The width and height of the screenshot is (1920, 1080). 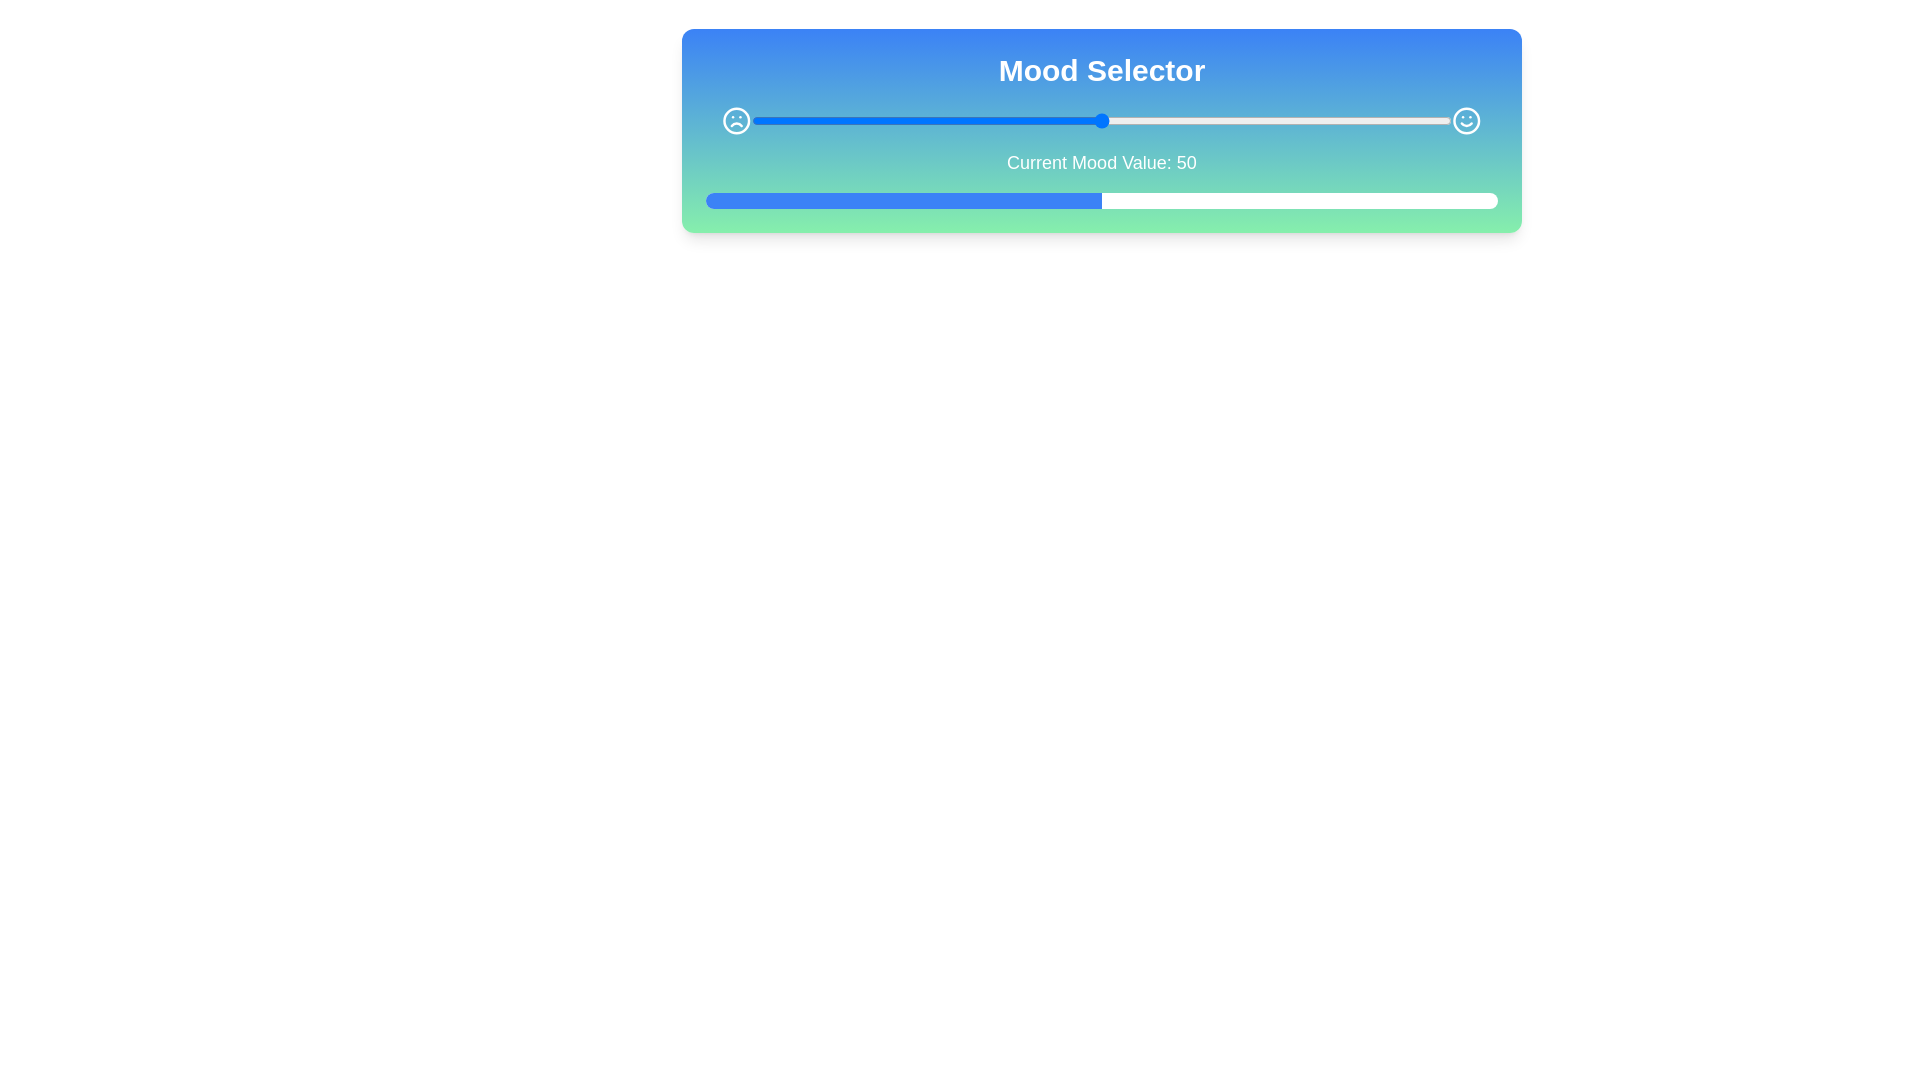 I want to click on the Circle shape that forms the outer boundary of the frown face graphic within the SVG component of the 'Mood Selector', so click(x=735, y=120).